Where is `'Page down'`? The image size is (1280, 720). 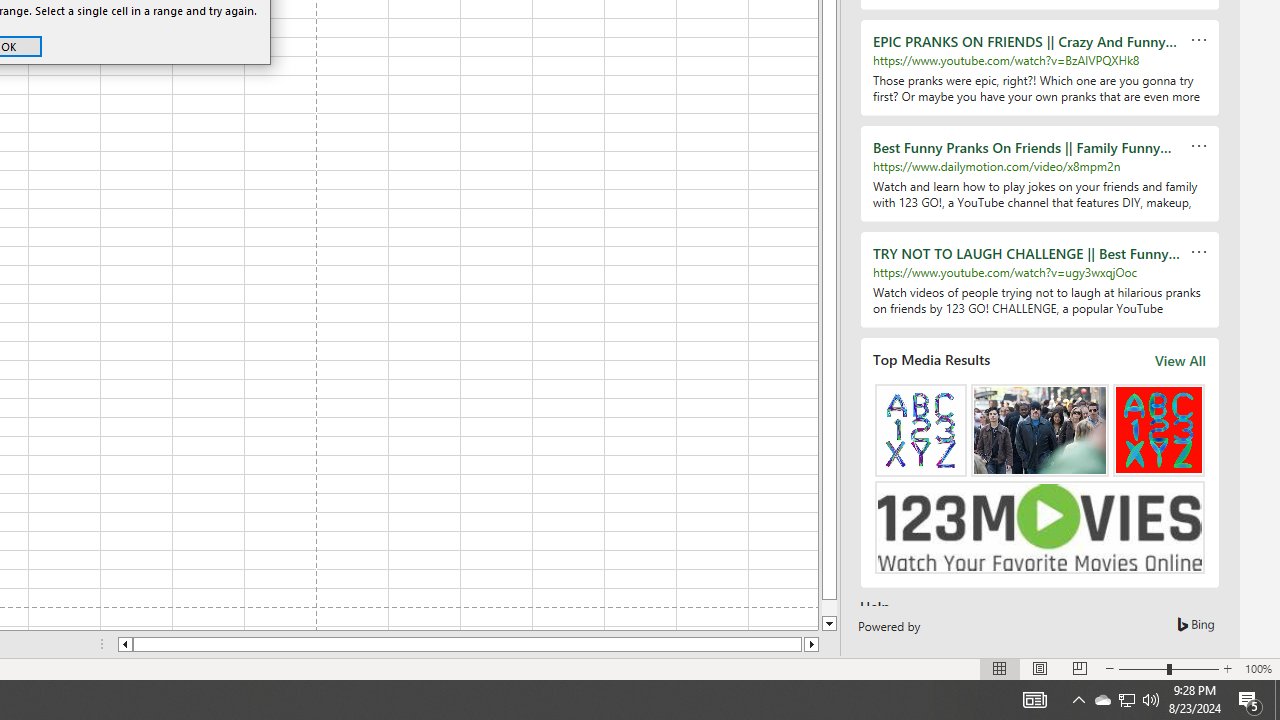
'Page down' is located at coordinates (829, 607).